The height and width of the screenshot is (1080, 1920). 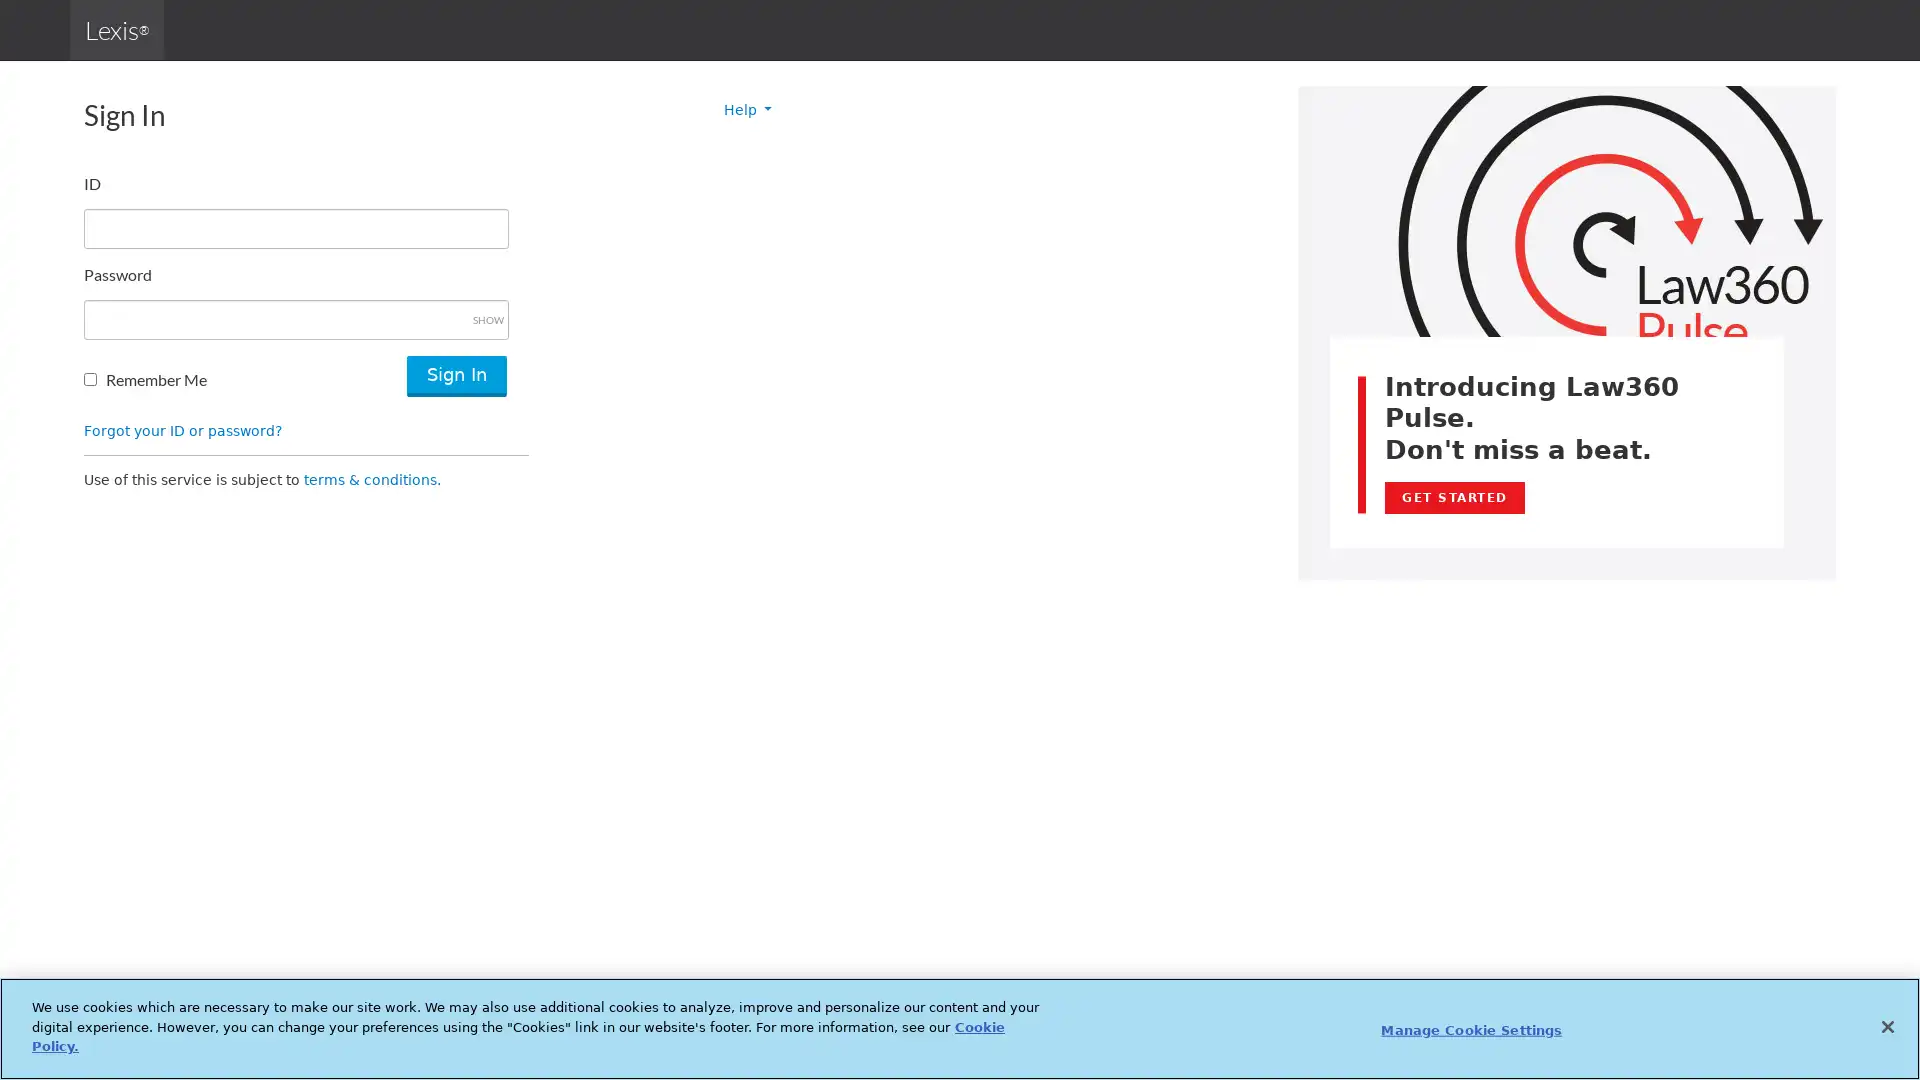 What do you see at coordinates (1886, 1026) in the screenshot?
I see `Close` at bounding box center [1886, 1026].